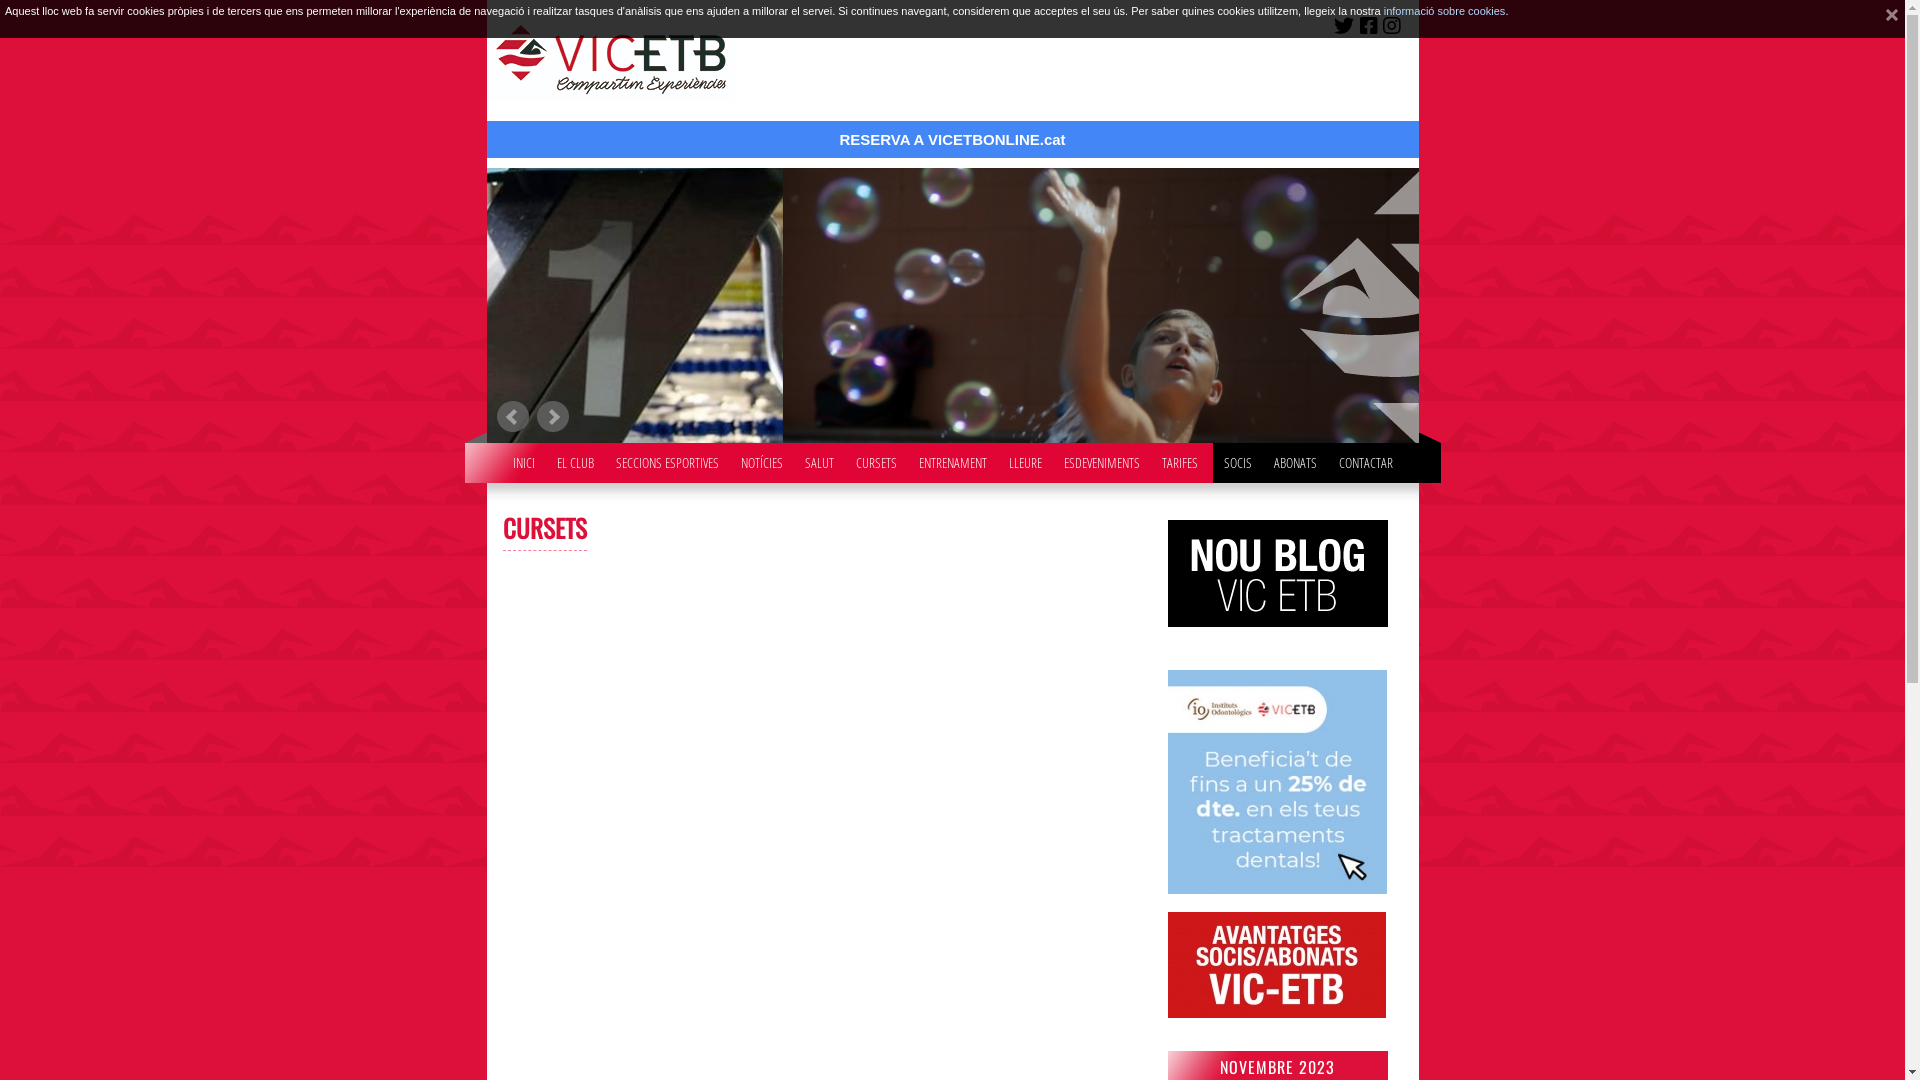 This screenshot has width=1920, height=1080. I want to click on 'TARIFES', so click(1180, 458).